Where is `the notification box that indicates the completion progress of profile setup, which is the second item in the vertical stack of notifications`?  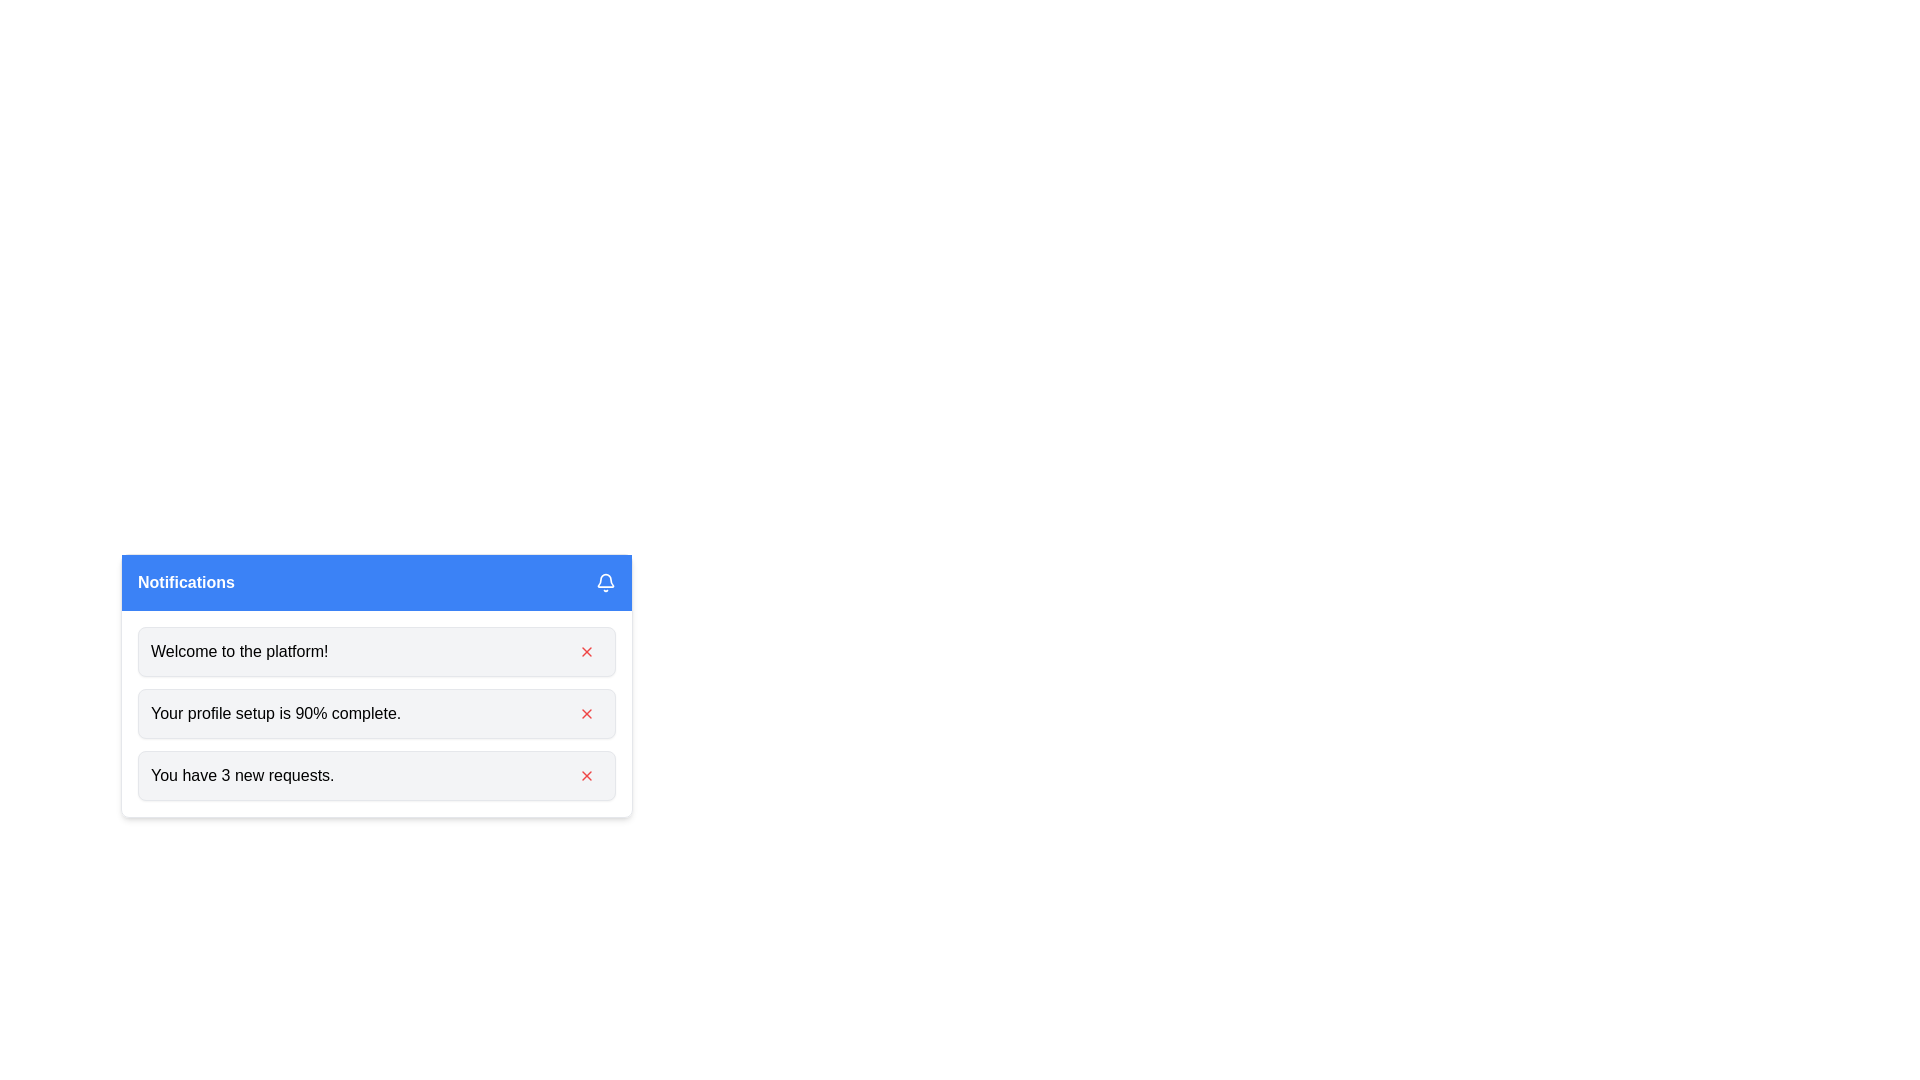 the notification box that indicates the completion progress of profile setup, which is the second item in the vertical stack of notifications is located at coordinates (377, 712).